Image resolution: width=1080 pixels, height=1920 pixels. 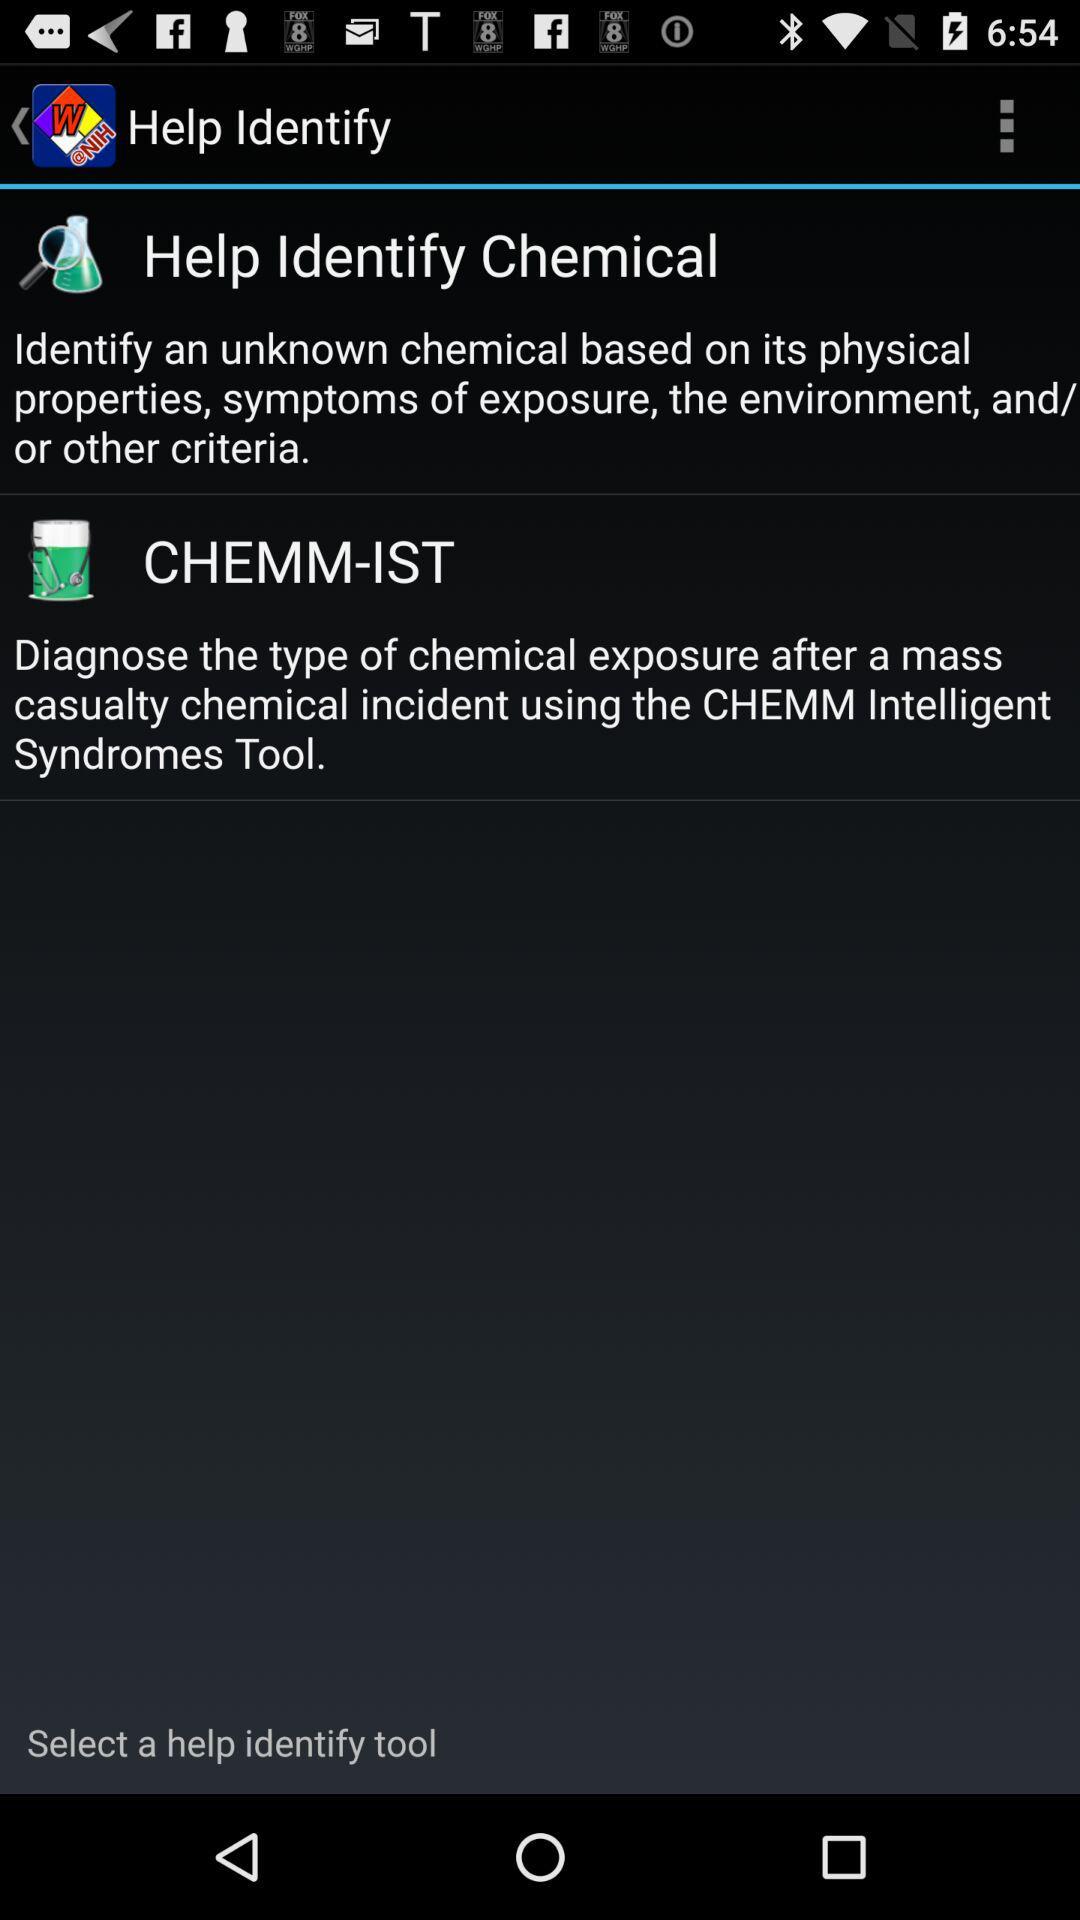 What do you see at coordinates (587, 559) in the screenshot?
I see `the icon below the identify an unknown item` at bounding box center [587, 559].